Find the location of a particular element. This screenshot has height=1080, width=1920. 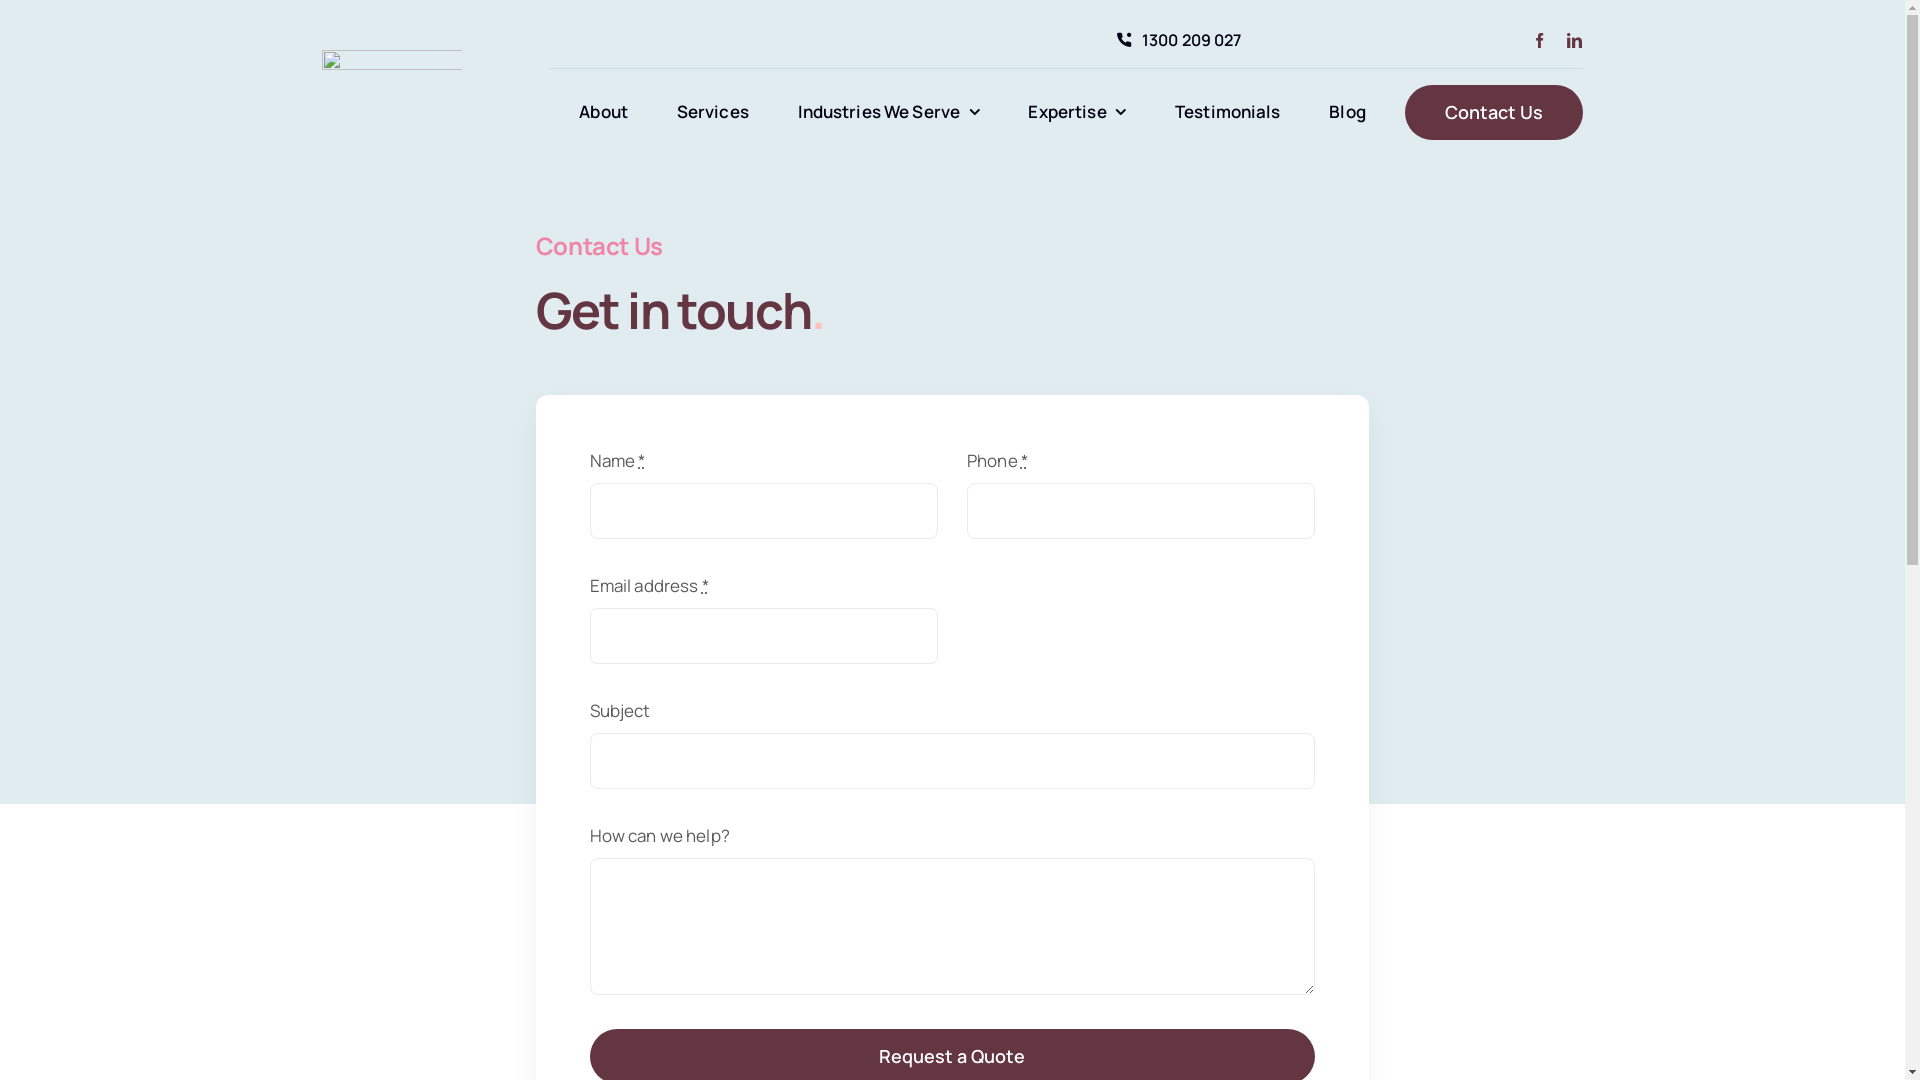

'Industries We Serve' is located at coordinates (786, 112).